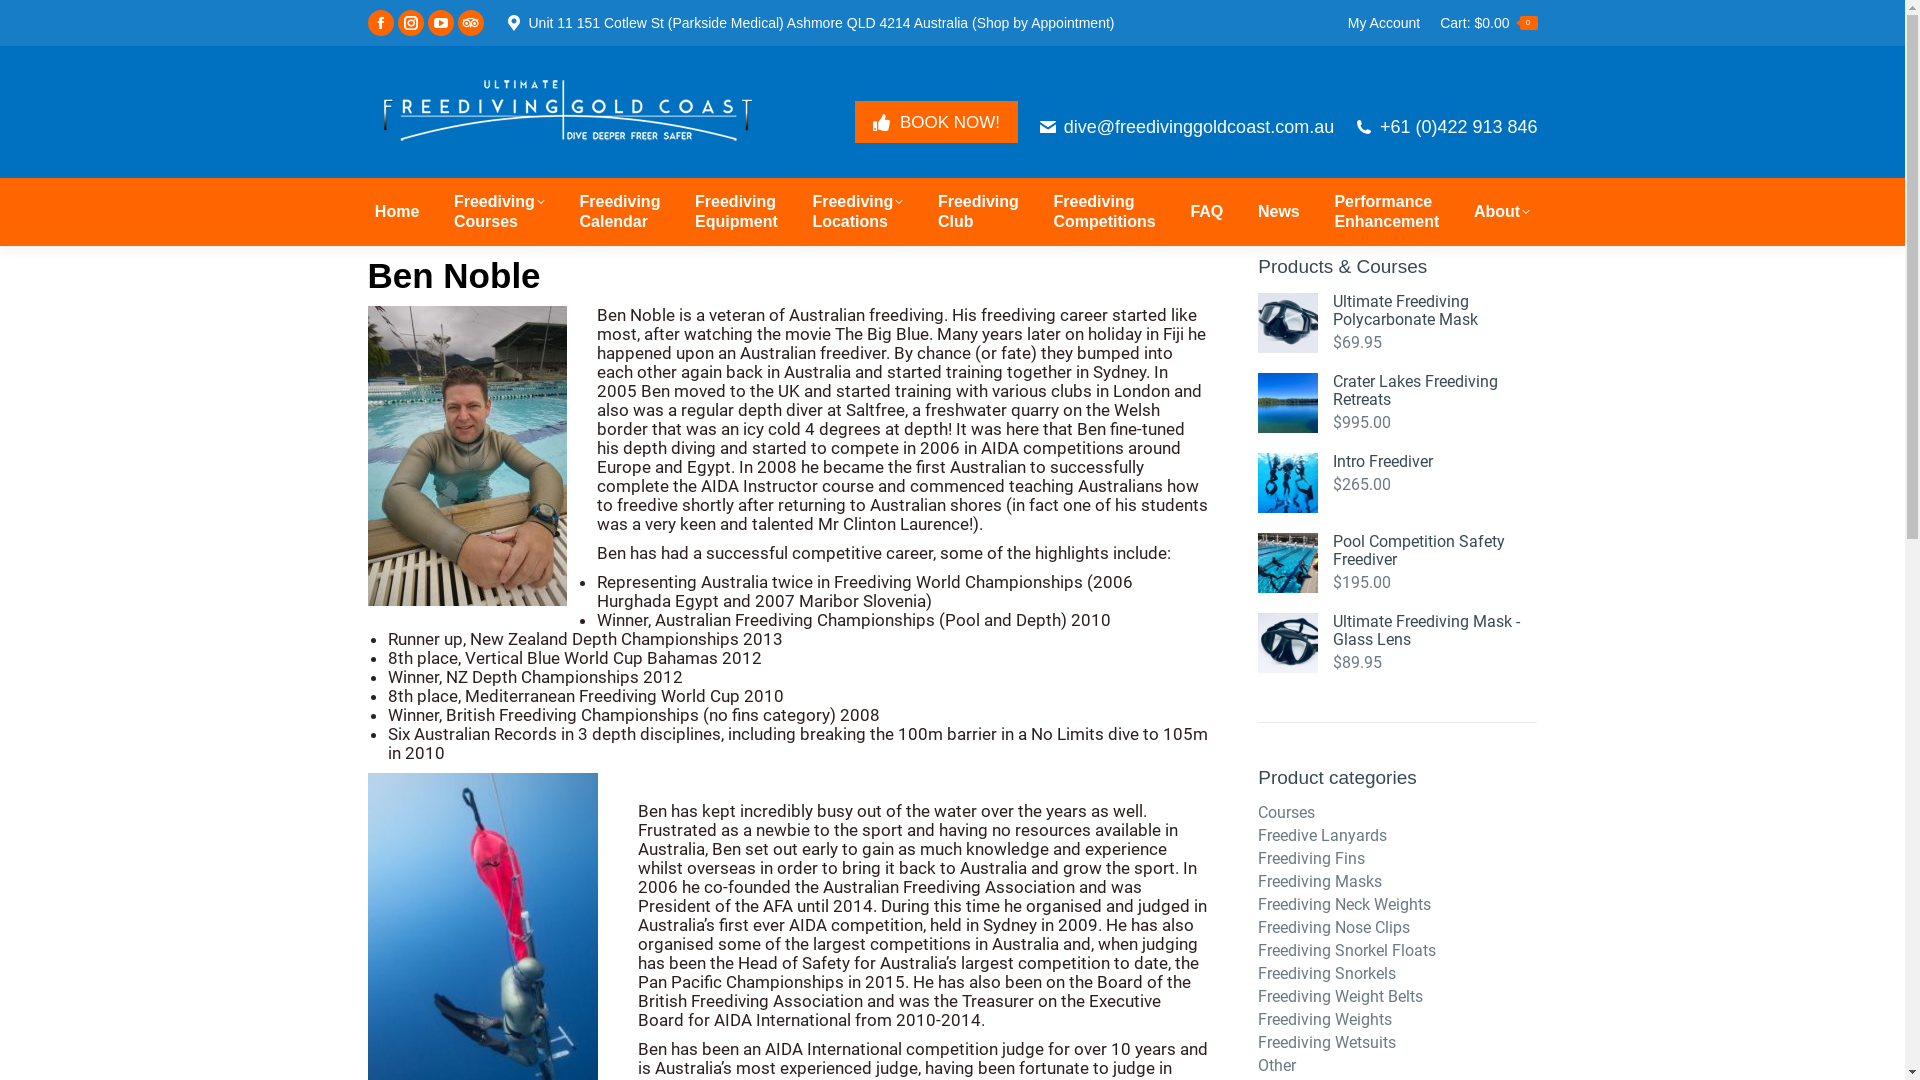 The height and width of the screenshot is (1080, 1920). What do you see at coordinates (1434, 462) in the screenshot?
I see `'Intro Freediver'` at bounding box center [1434, 462].